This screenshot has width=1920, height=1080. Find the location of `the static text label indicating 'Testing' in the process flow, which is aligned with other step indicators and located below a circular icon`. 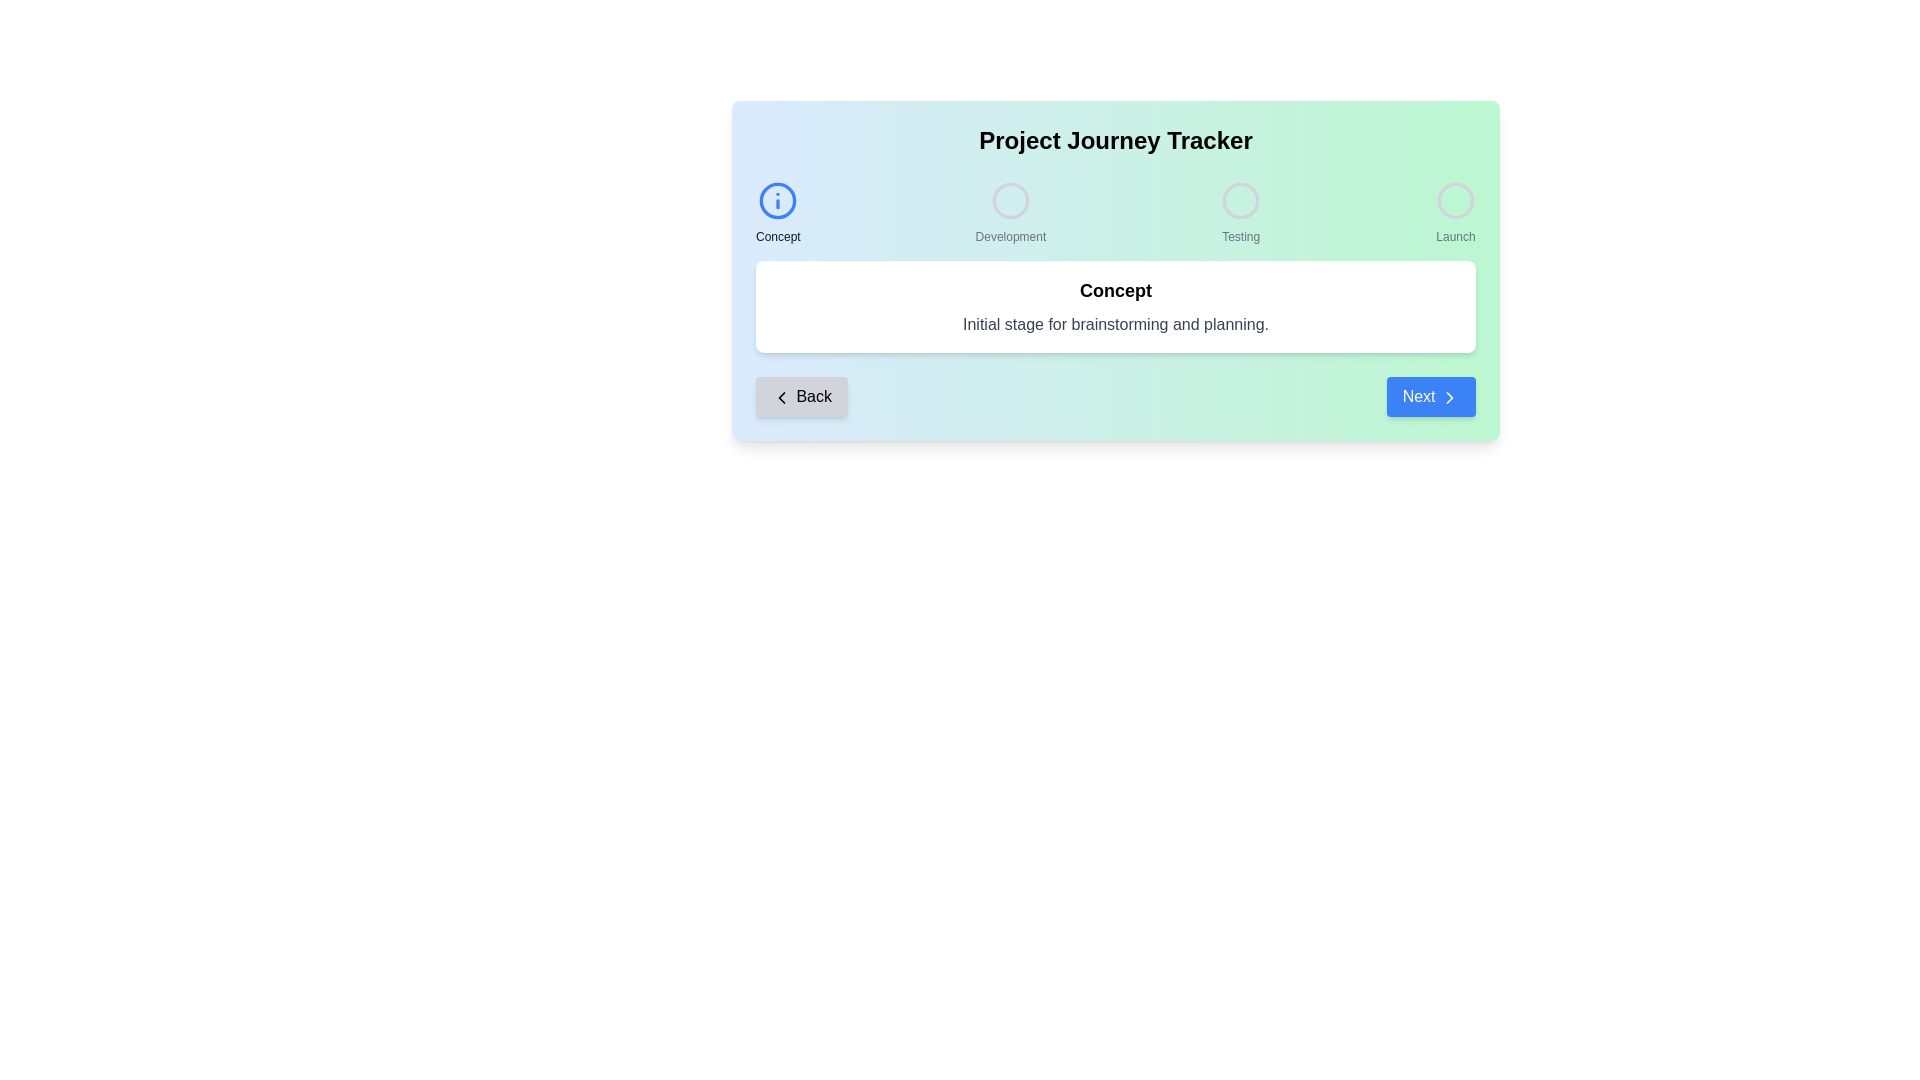

the static text label indicating 'Testing' in the process flow, which is aligned with other step indicators and located below a circular icon is located at coordinates (1240, 235).